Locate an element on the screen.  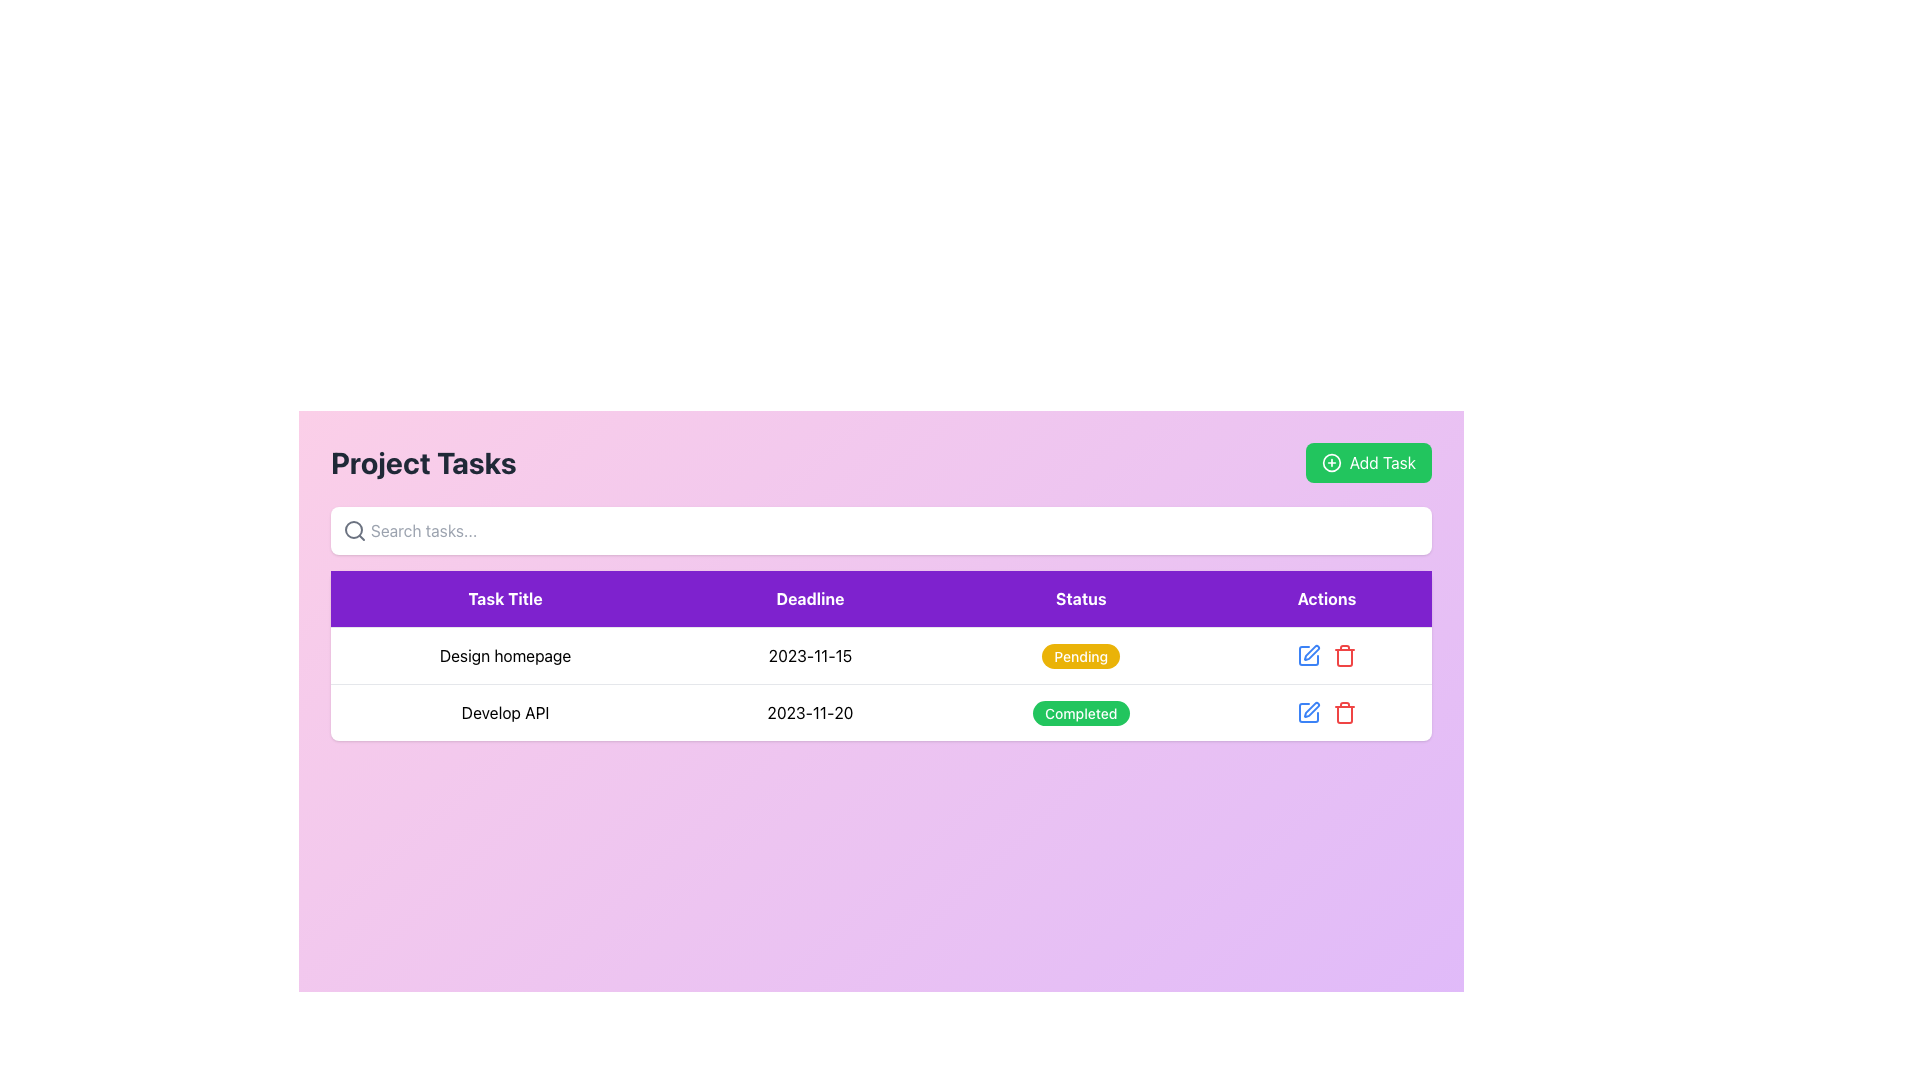
the 'Actions' text label in the header row of the table, which indicates functionality for editing or deleting tasks is located at coordinates (1326, 598).